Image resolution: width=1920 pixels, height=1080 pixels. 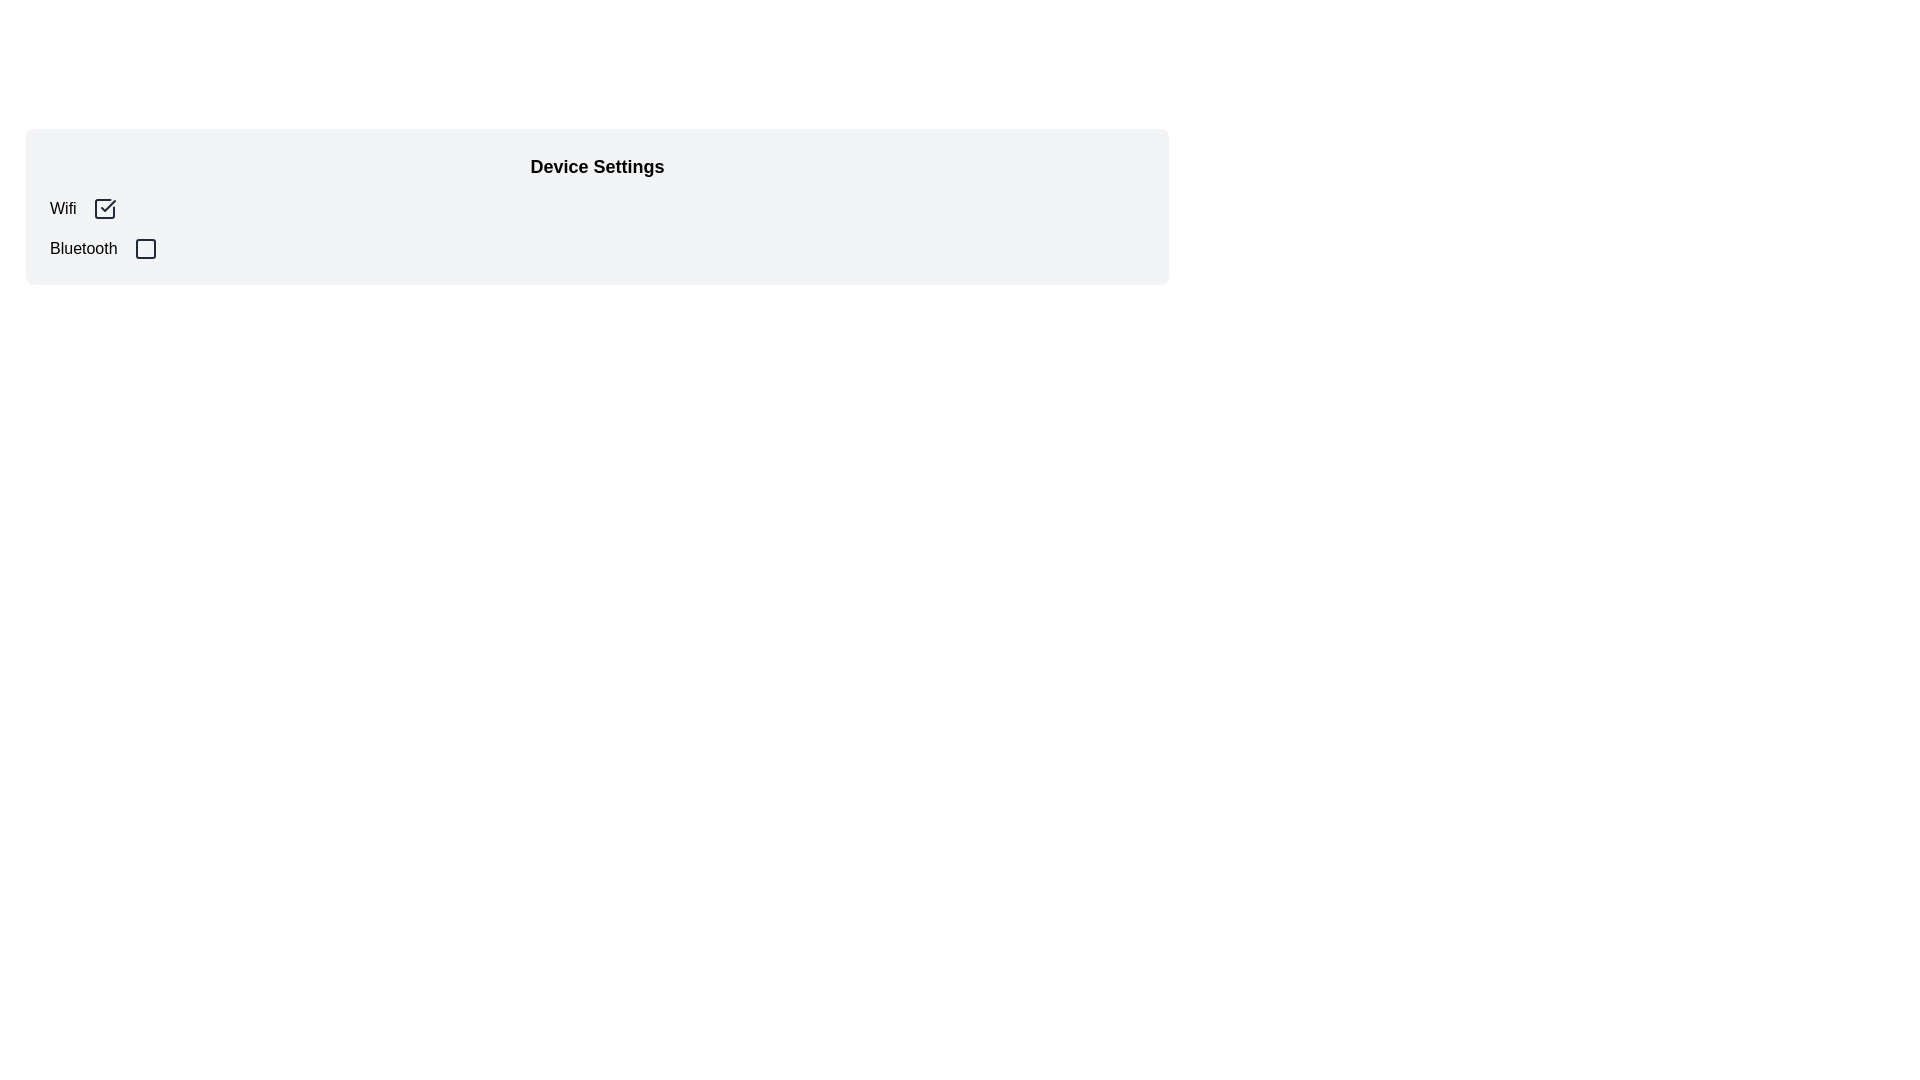 What do you see at coordinates (63, 208) in the screenshot?
I see `the text label displaying 'WiFi' in bold and large font, located at the top-left corner of the settings menu, before the interactive checkbox` at bounding box center [63, 208].